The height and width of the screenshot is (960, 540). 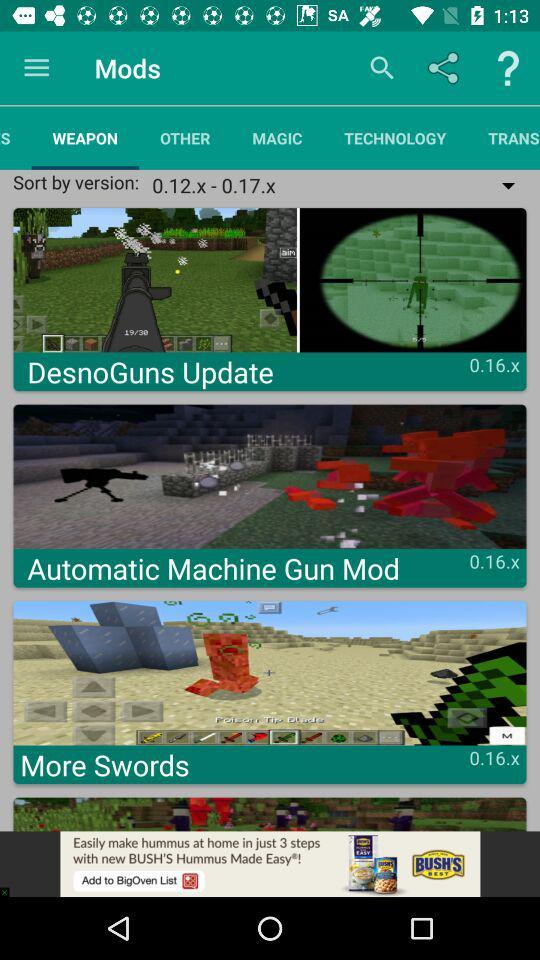 I want to click on toggles help options for the app, so click(x=508, y=68).